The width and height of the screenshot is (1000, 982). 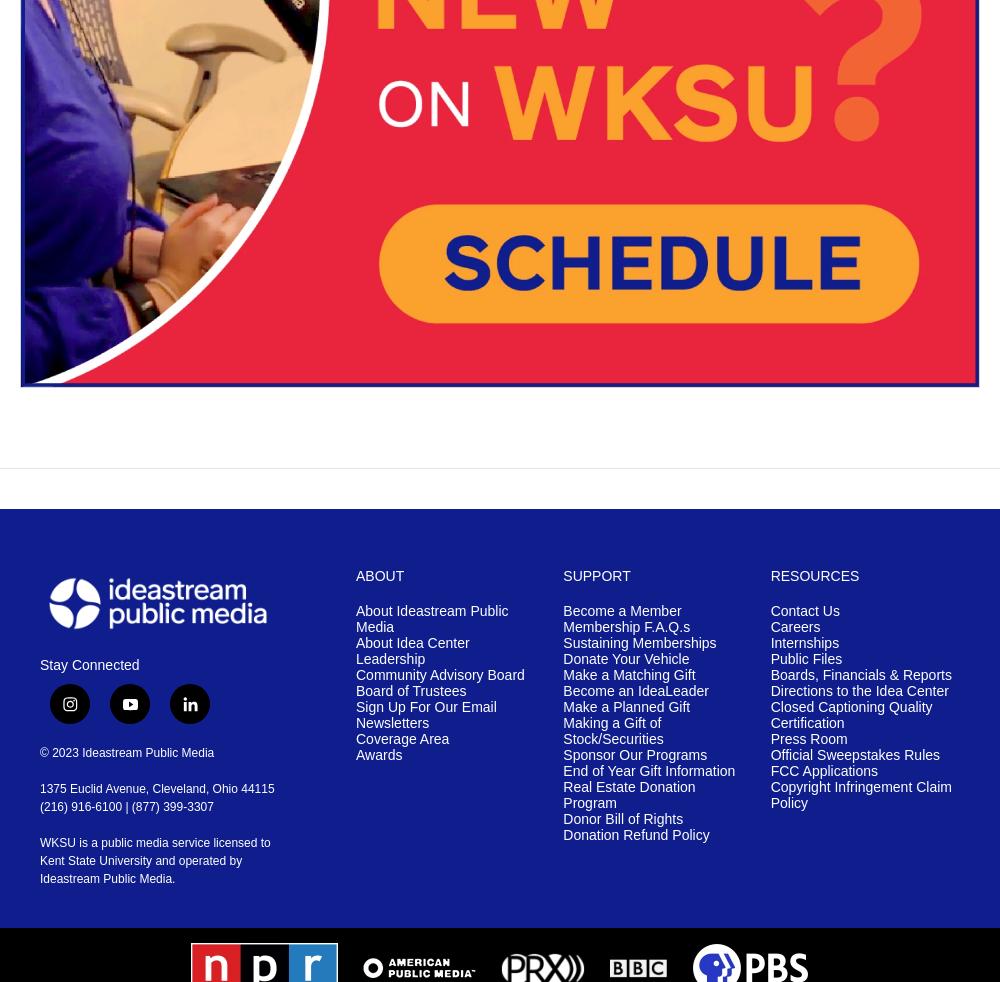 What do you see at coordinates (770, 754) in the screenshot?
I see `'Official Sweepstakes Rules'` at bounding box center [770, 754].